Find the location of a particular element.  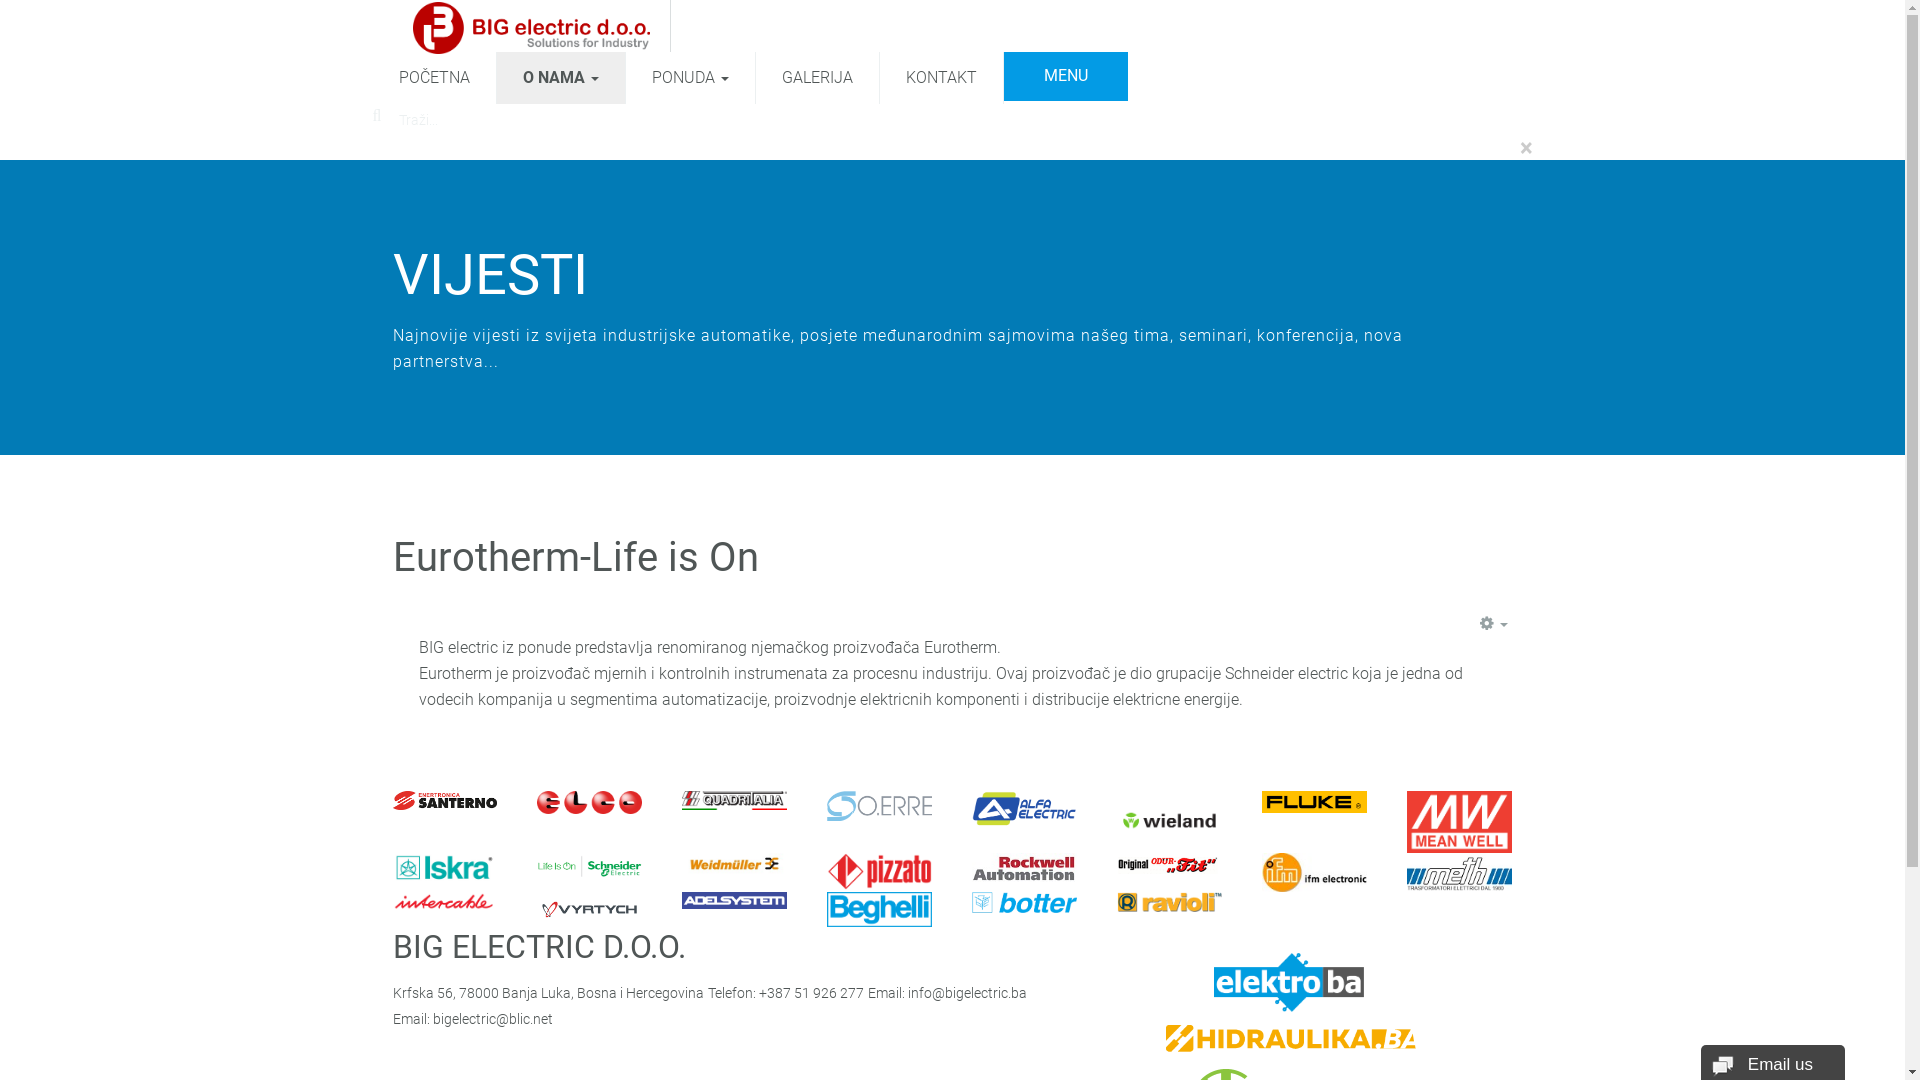

'Intercable' is located at coordinates (443, 903).